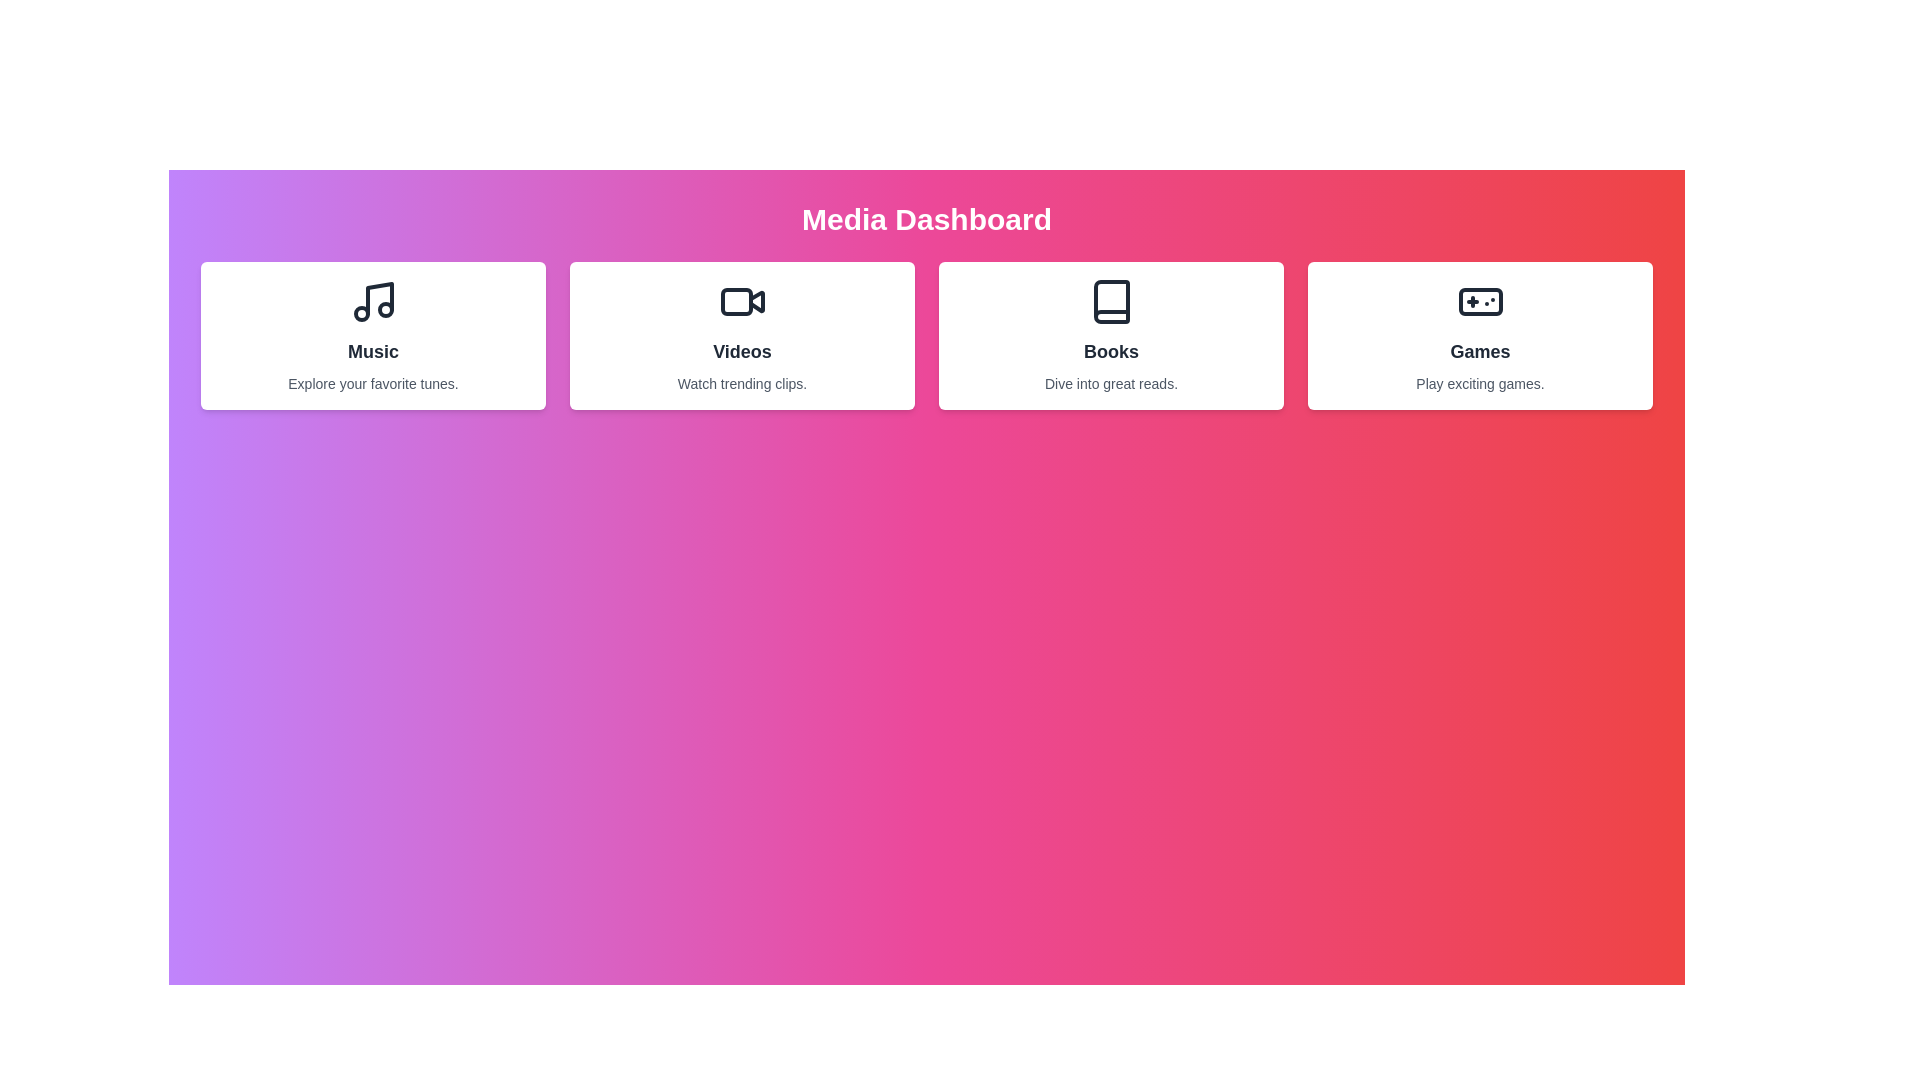 The width and height of the screenshot is (1920, 1080). What do you see at coordinates (373, 301) in the screenshot?
I see `the musical notes icon located on the 'Music' card in the first position of the row of cards` at bounding box center [373, 301].